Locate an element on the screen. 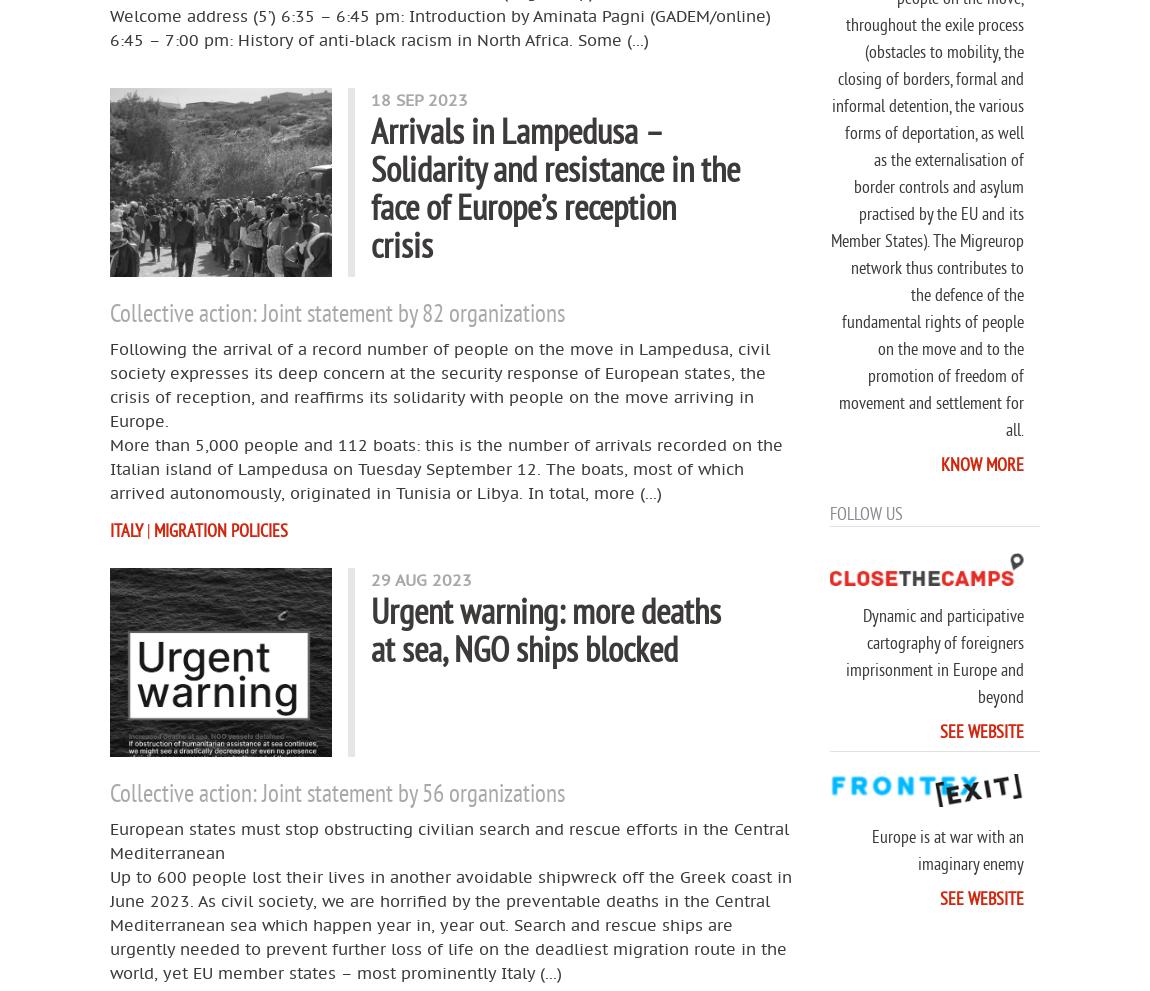 The image size is (1150, 991). '|' is located at coordinates (149, 529).